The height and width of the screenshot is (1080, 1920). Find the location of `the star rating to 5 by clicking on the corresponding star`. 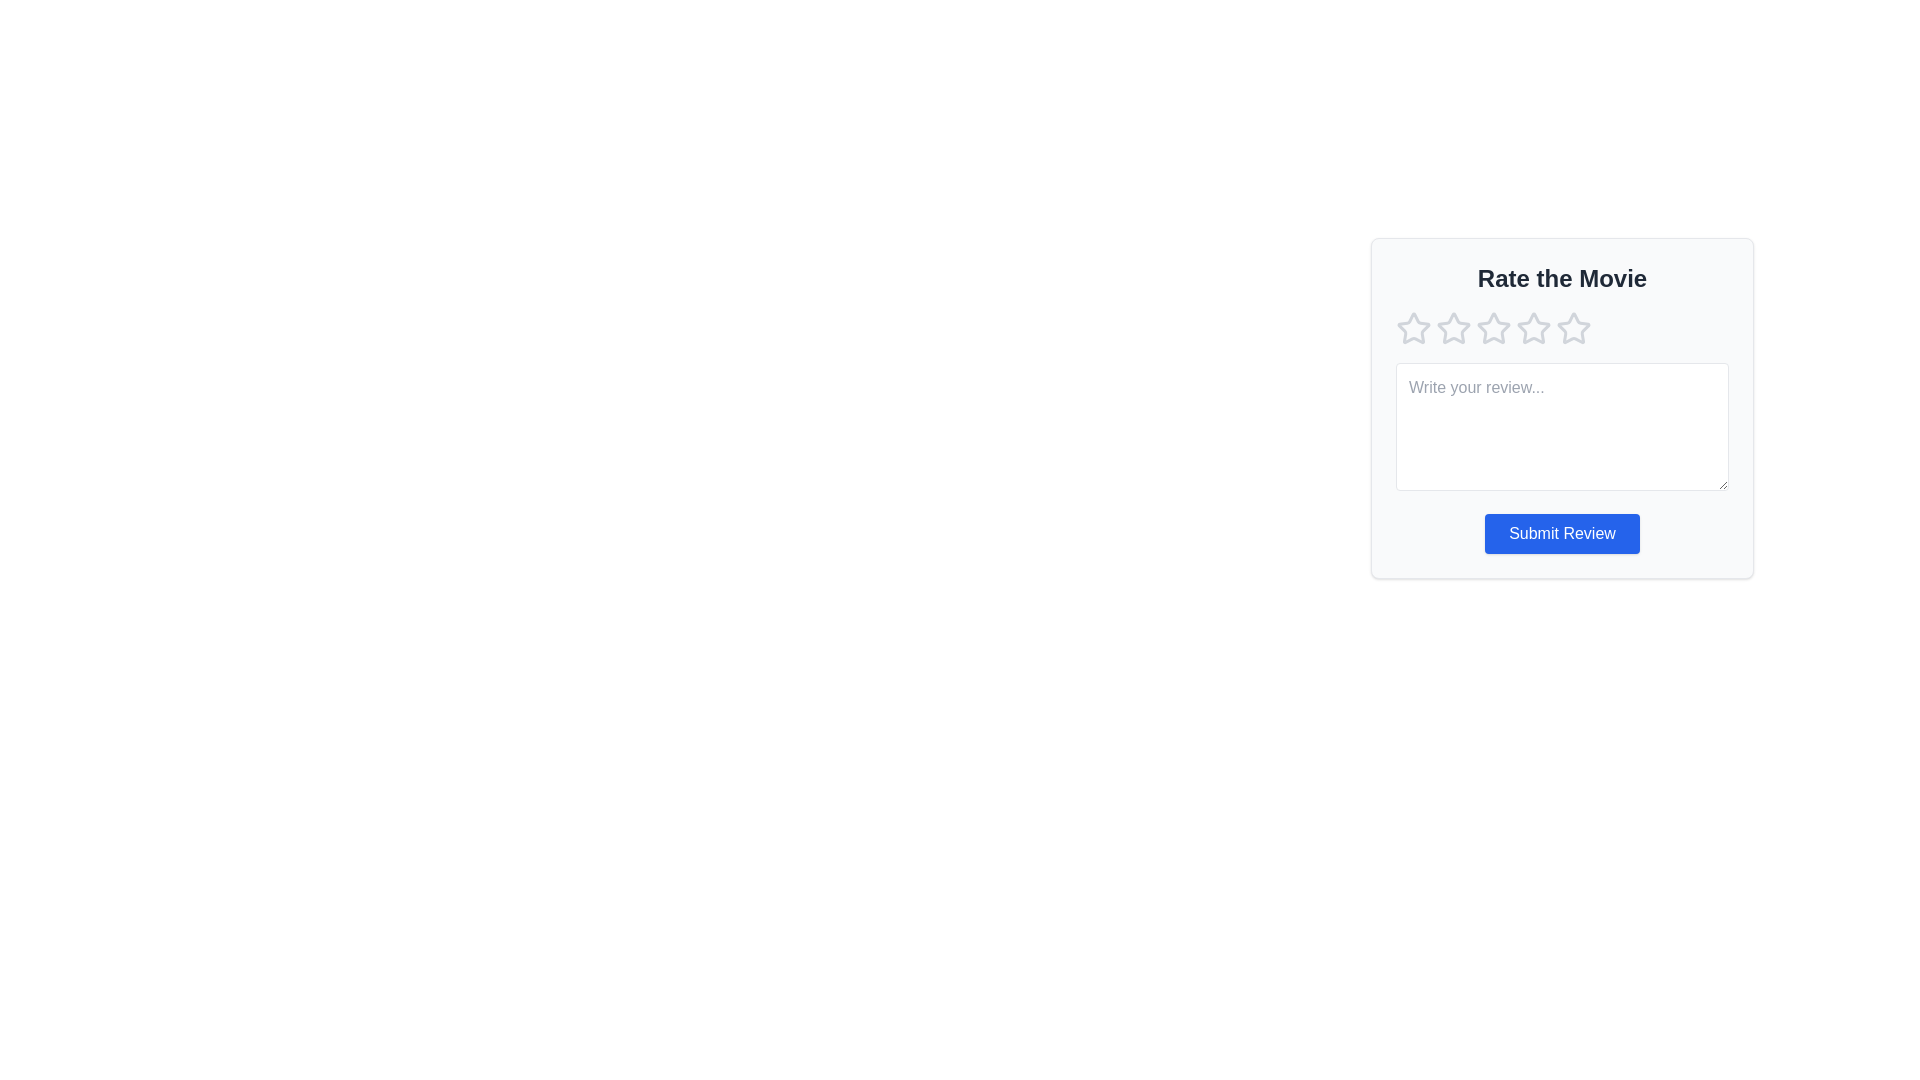

the star rating to 5 by clicking on the corresponding star is located at coordinates (1573, 327).